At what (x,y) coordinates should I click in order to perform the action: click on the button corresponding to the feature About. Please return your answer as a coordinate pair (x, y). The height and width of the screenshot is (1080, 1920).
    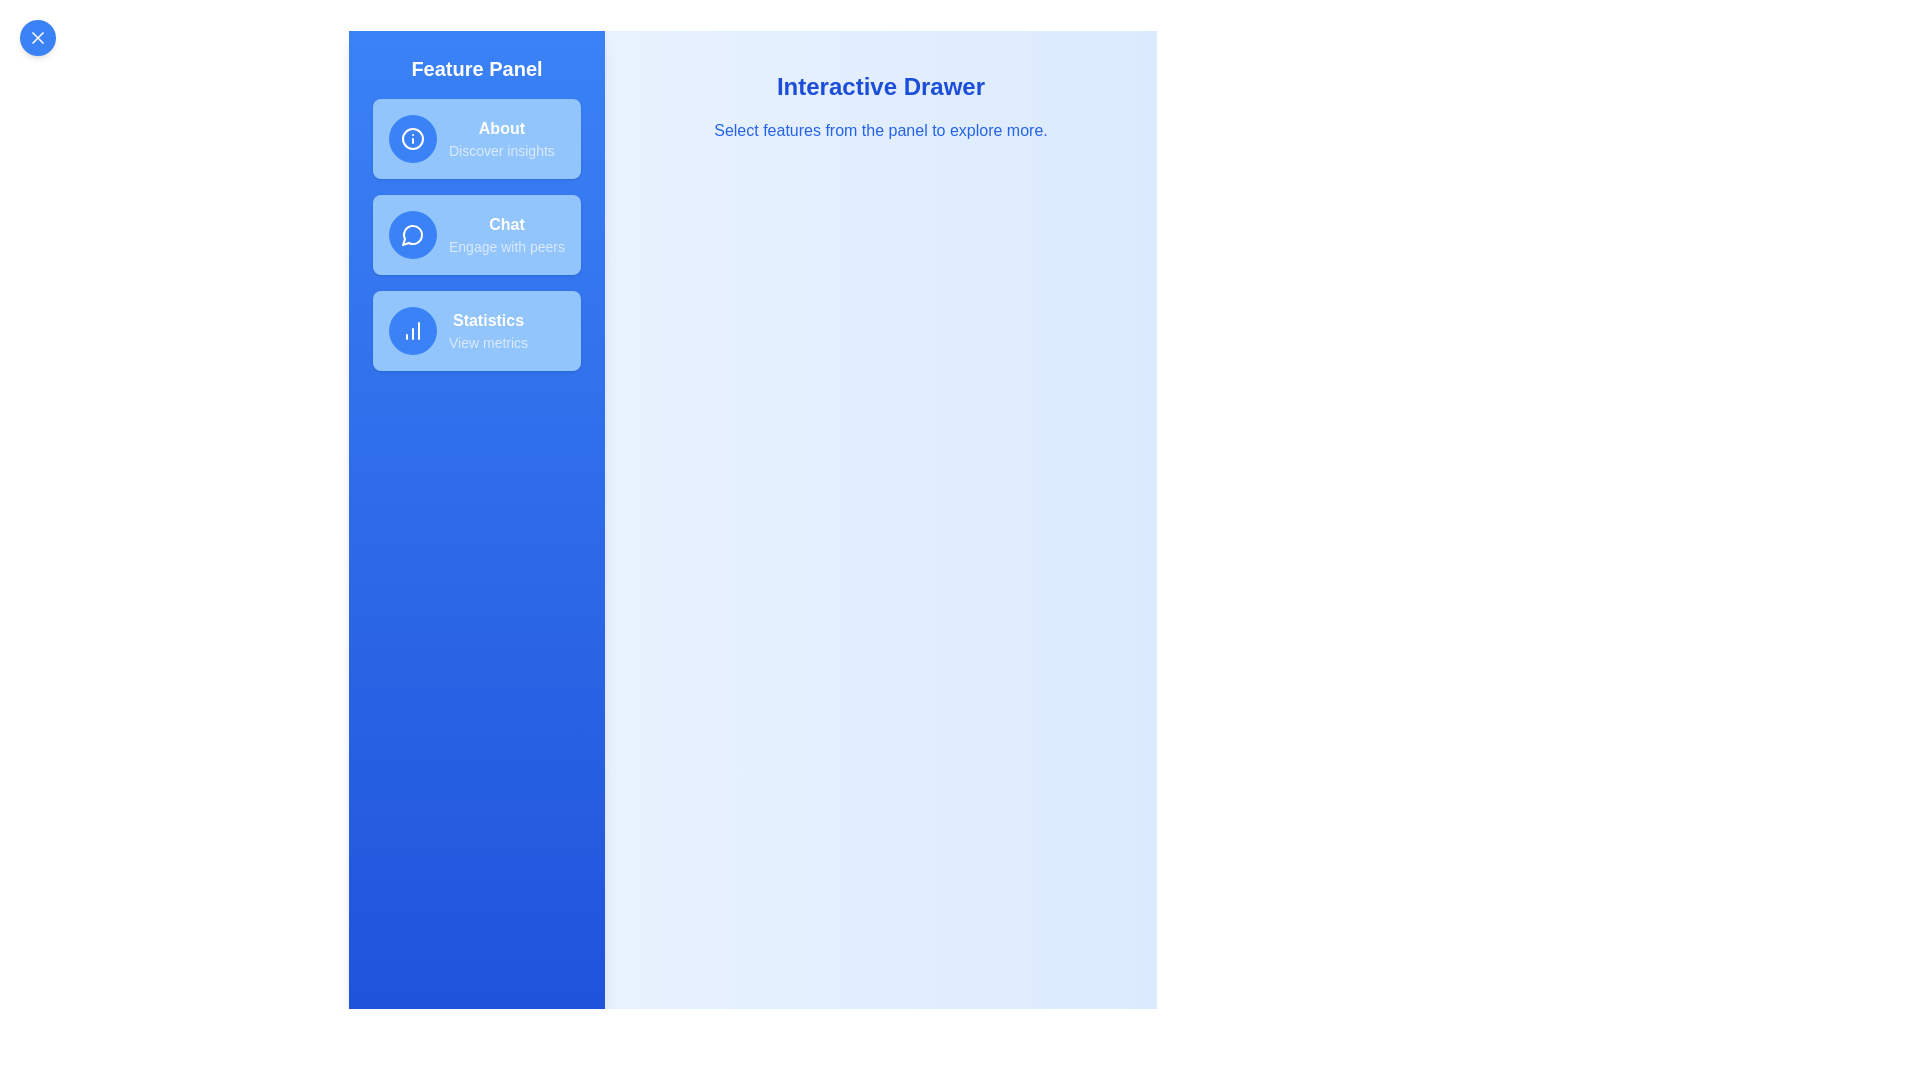
    Looking at the image, I should click on (475, 137).